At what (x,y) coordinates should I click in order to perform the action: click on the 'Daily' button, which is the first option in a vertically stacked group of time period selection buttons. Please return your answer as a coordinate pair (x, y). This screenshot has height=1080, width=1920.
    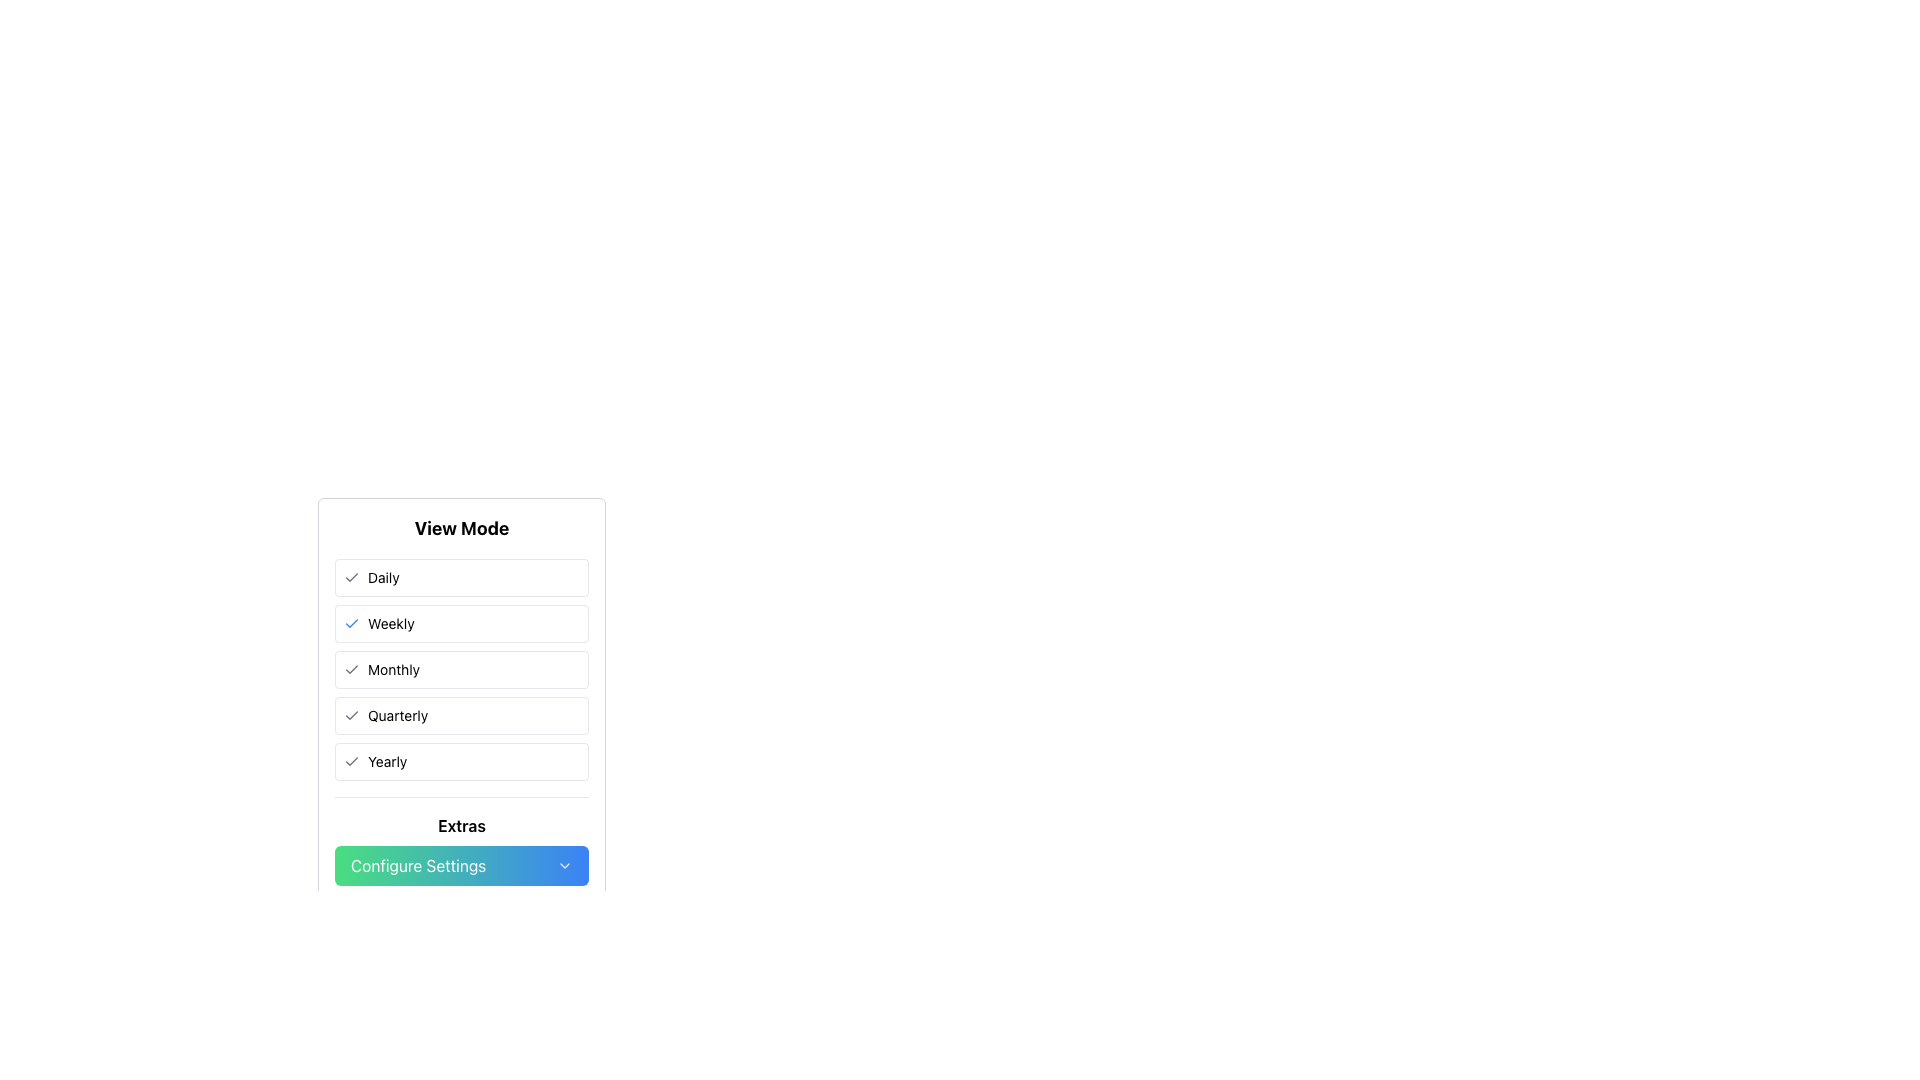
    Looking at the image, I should click on (460, 578).